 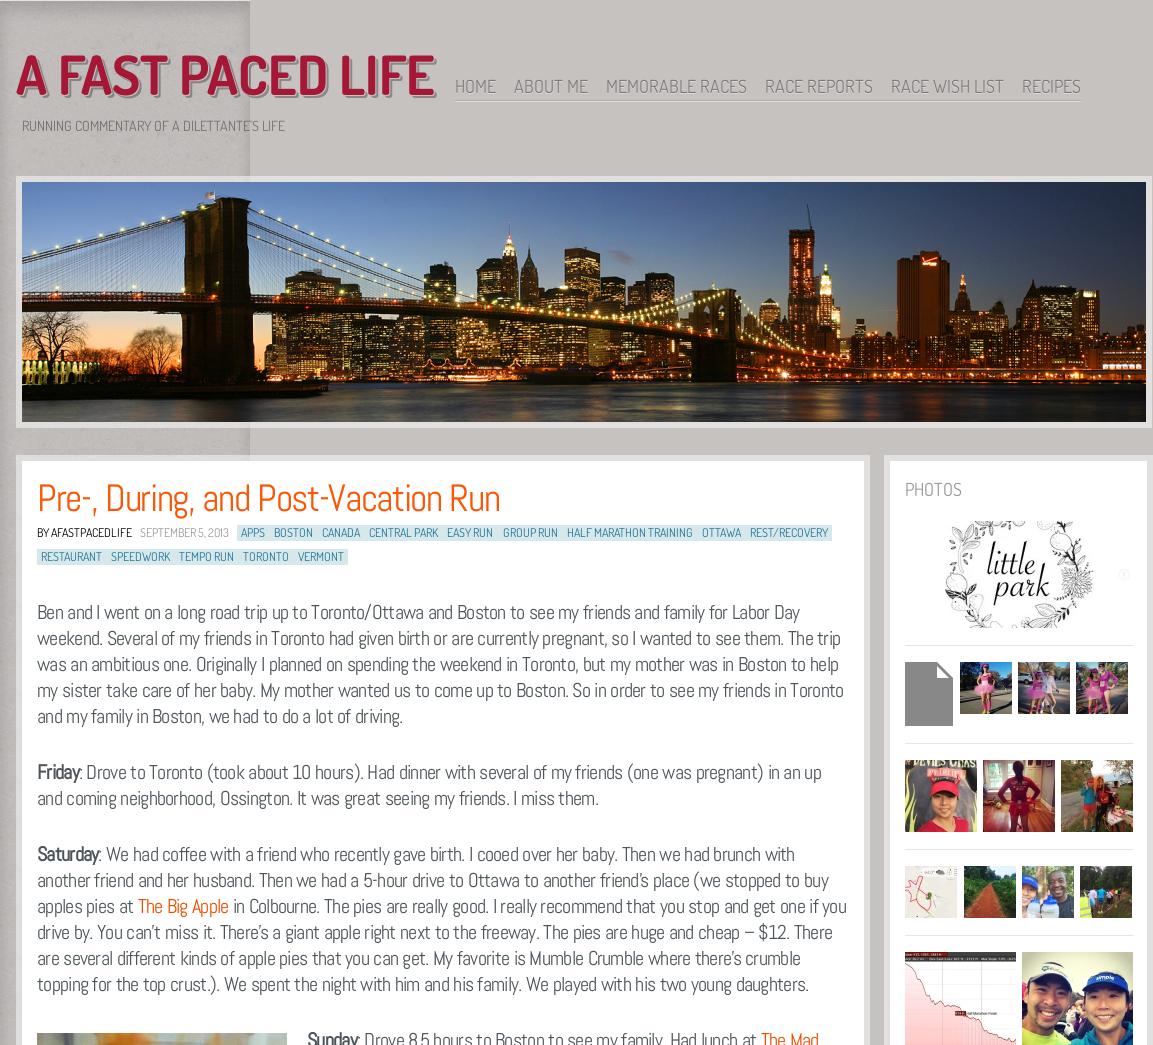 What do you see at coordinates (272, 532) in the screenshot?
I see `'Boston'` at bounding box center [272, 532].